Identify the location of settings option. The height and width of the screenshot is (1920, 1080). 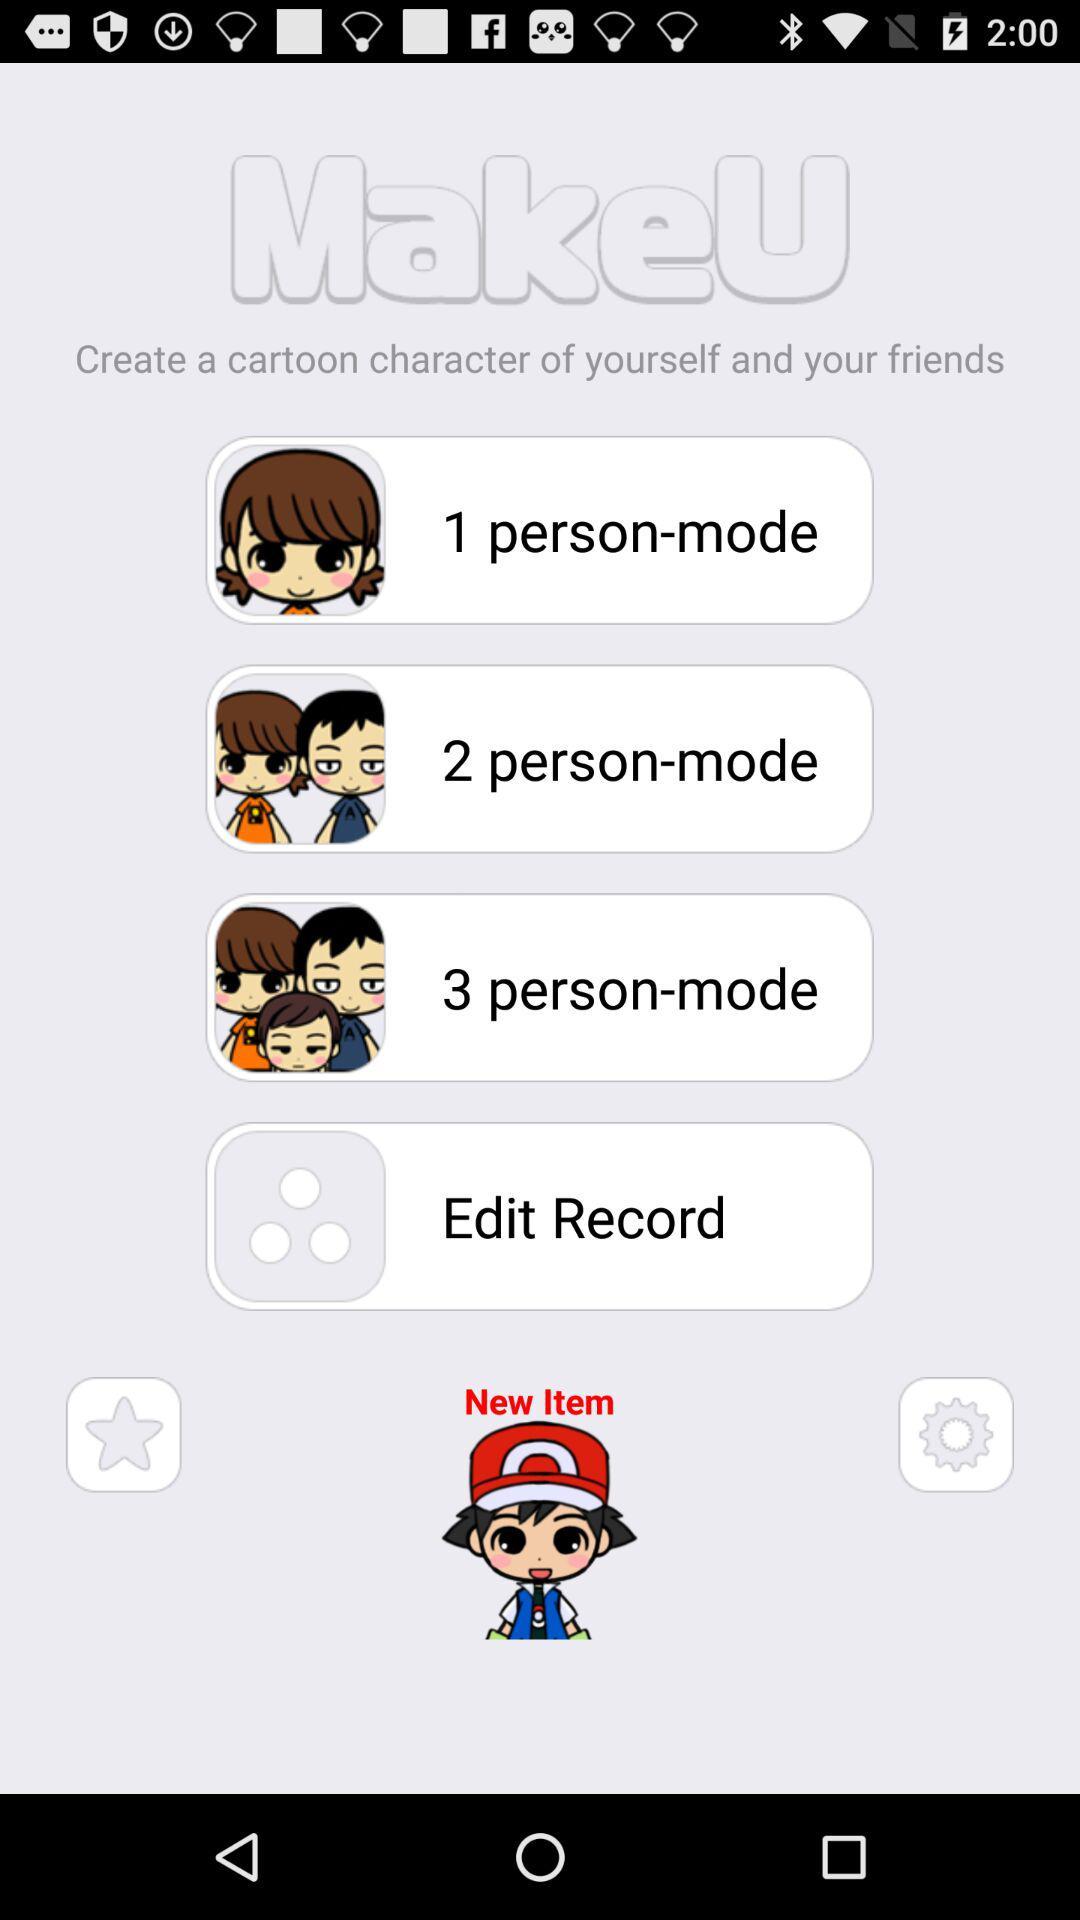
(955, 1433).